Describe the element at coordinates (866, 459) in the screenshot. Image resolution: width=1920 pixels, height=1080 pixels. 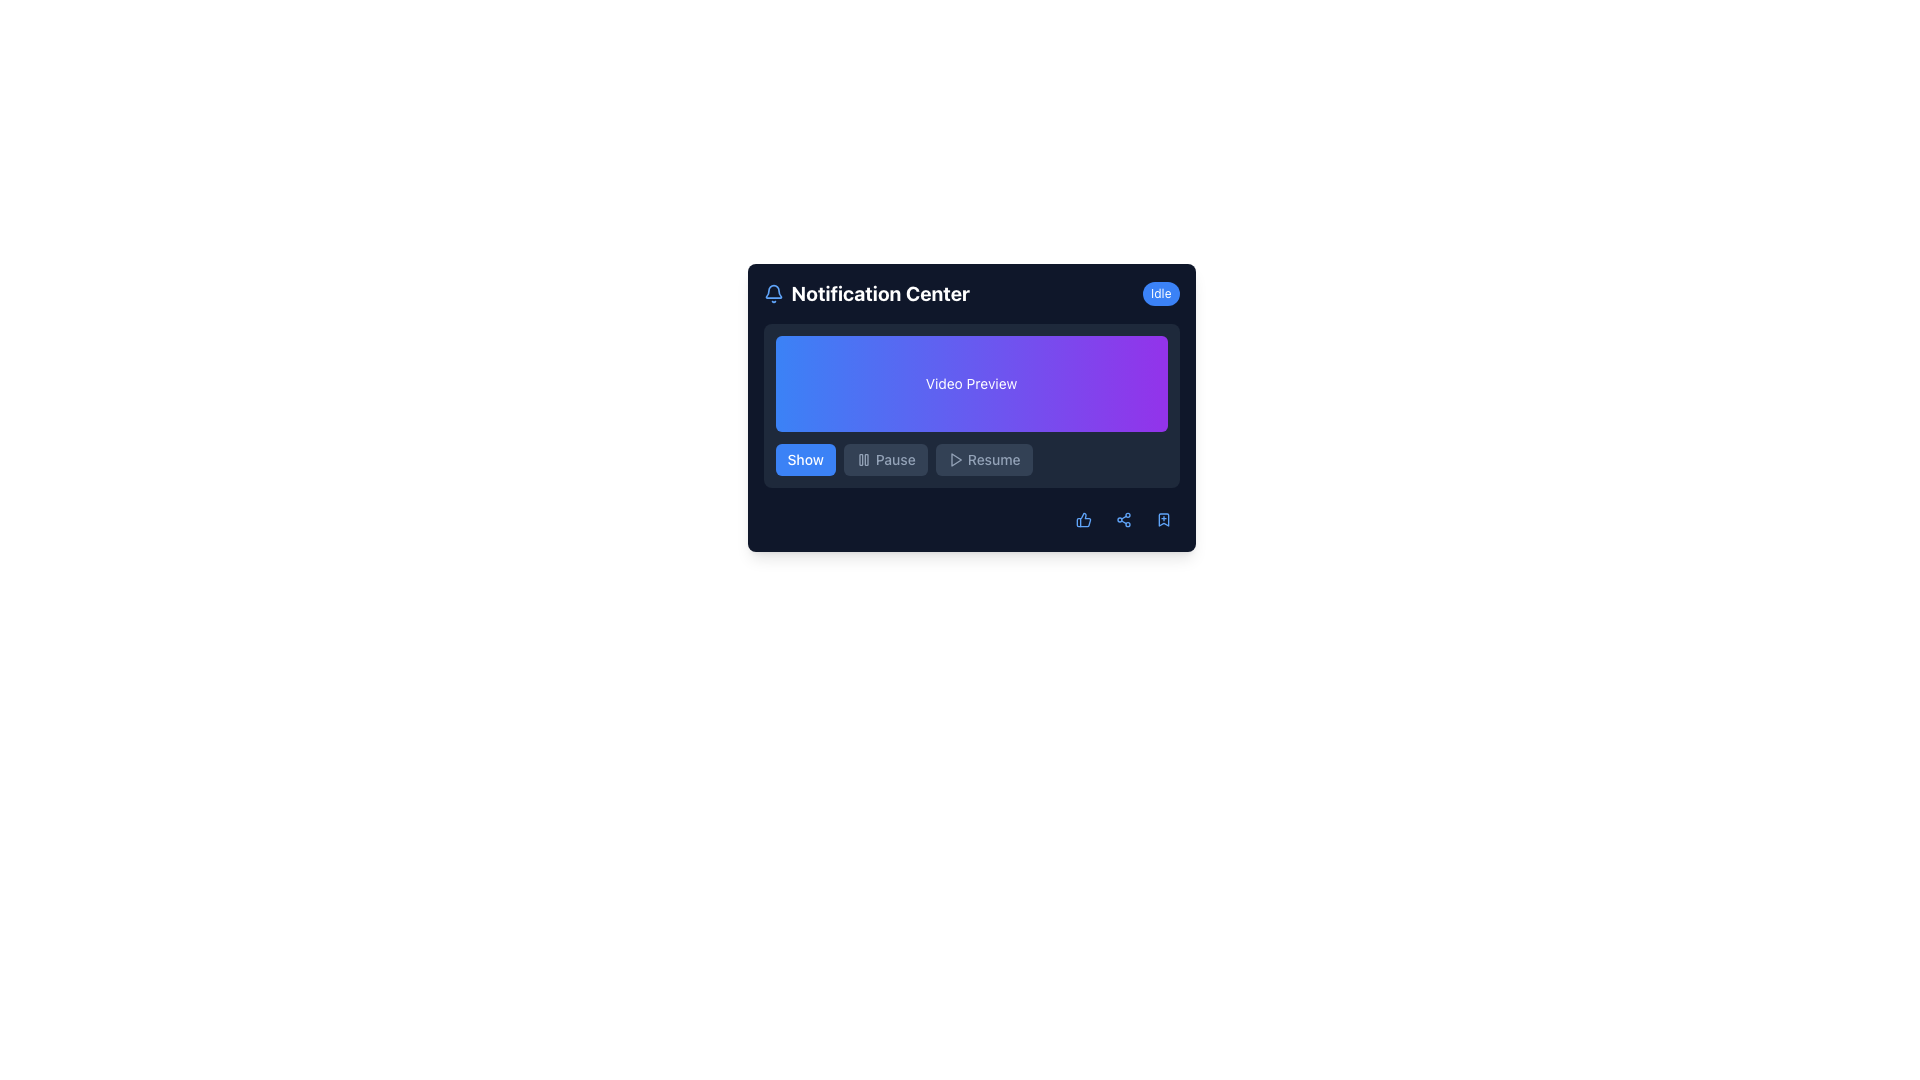
I see `the right vertical bar of the 'Pause' icon, which is adjacent to the 'Show' button on the left and the 'Resume' button on the right` at that location.